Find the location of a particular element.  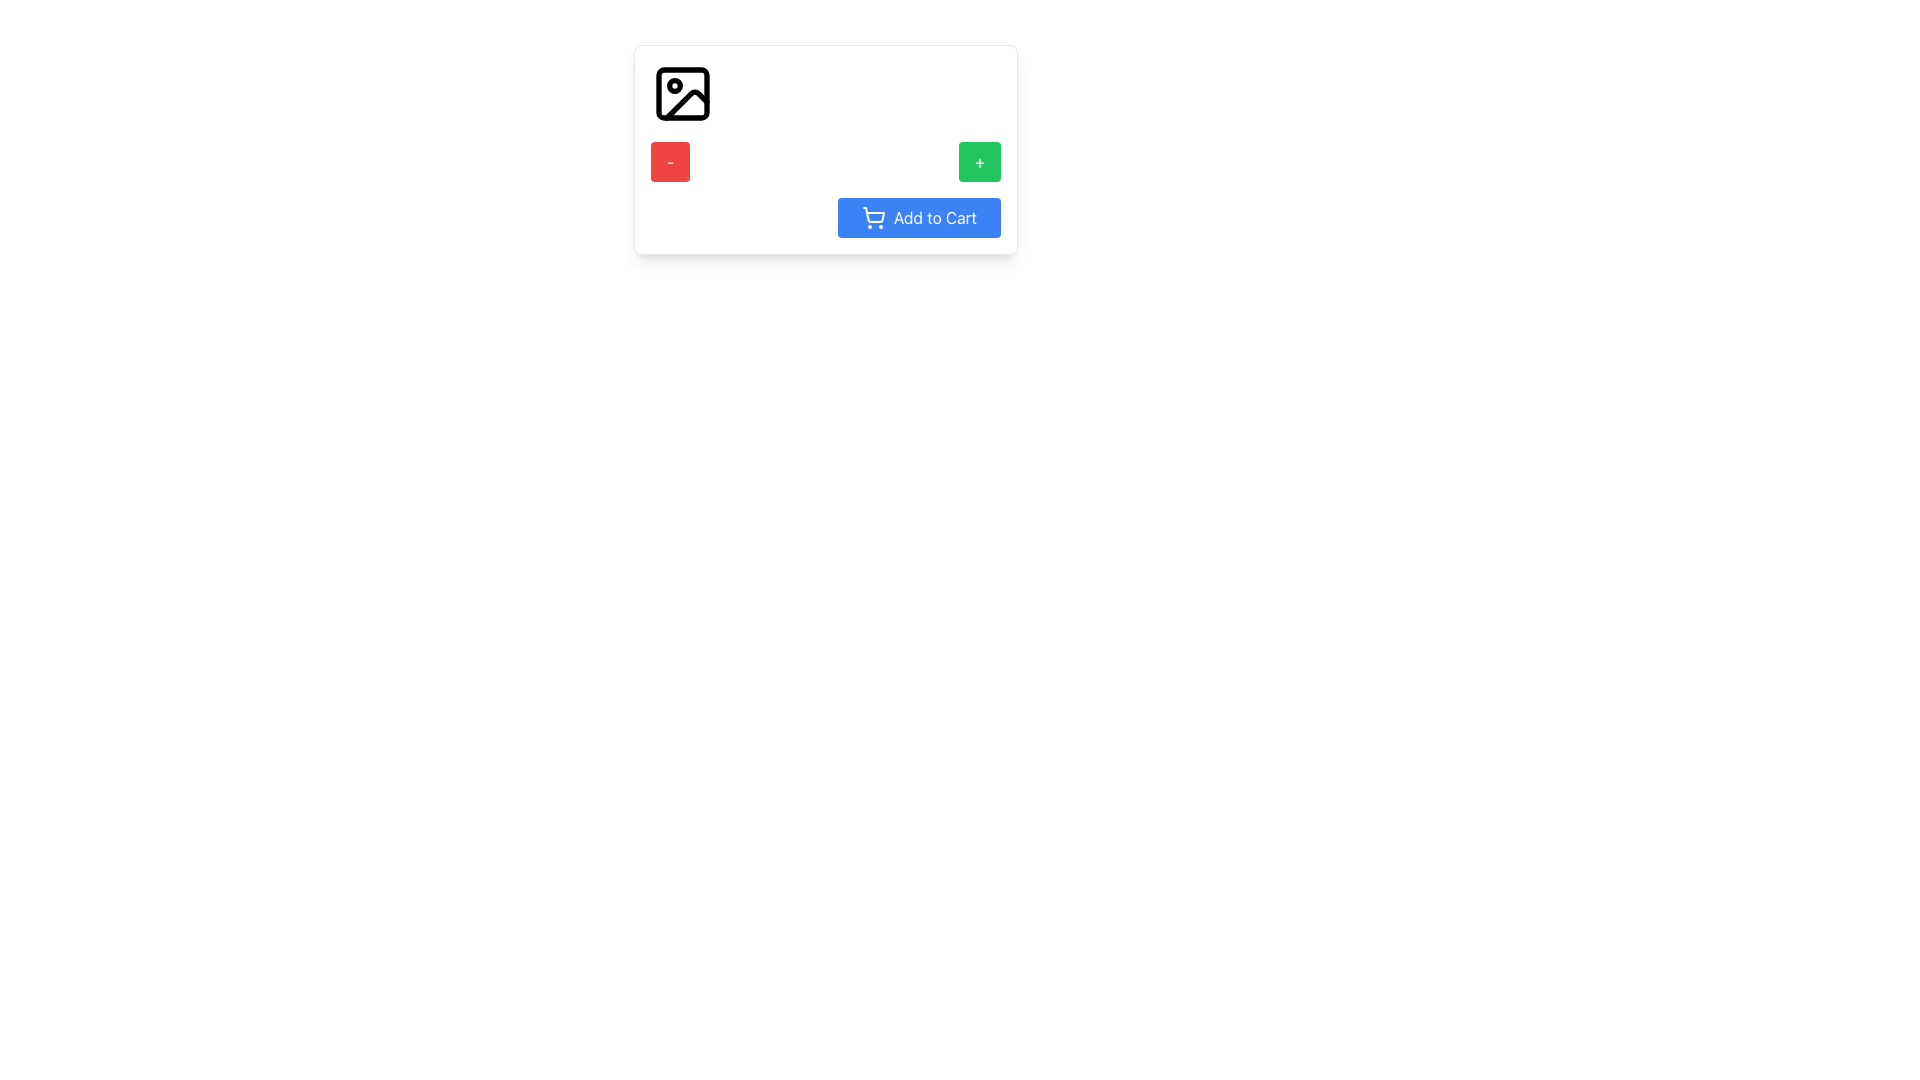

the Decorative Rectangle, which serves as a background or frame within the icon, positioned in the top-left corner of the larger image frame icon is located at coordinates (682, 93).